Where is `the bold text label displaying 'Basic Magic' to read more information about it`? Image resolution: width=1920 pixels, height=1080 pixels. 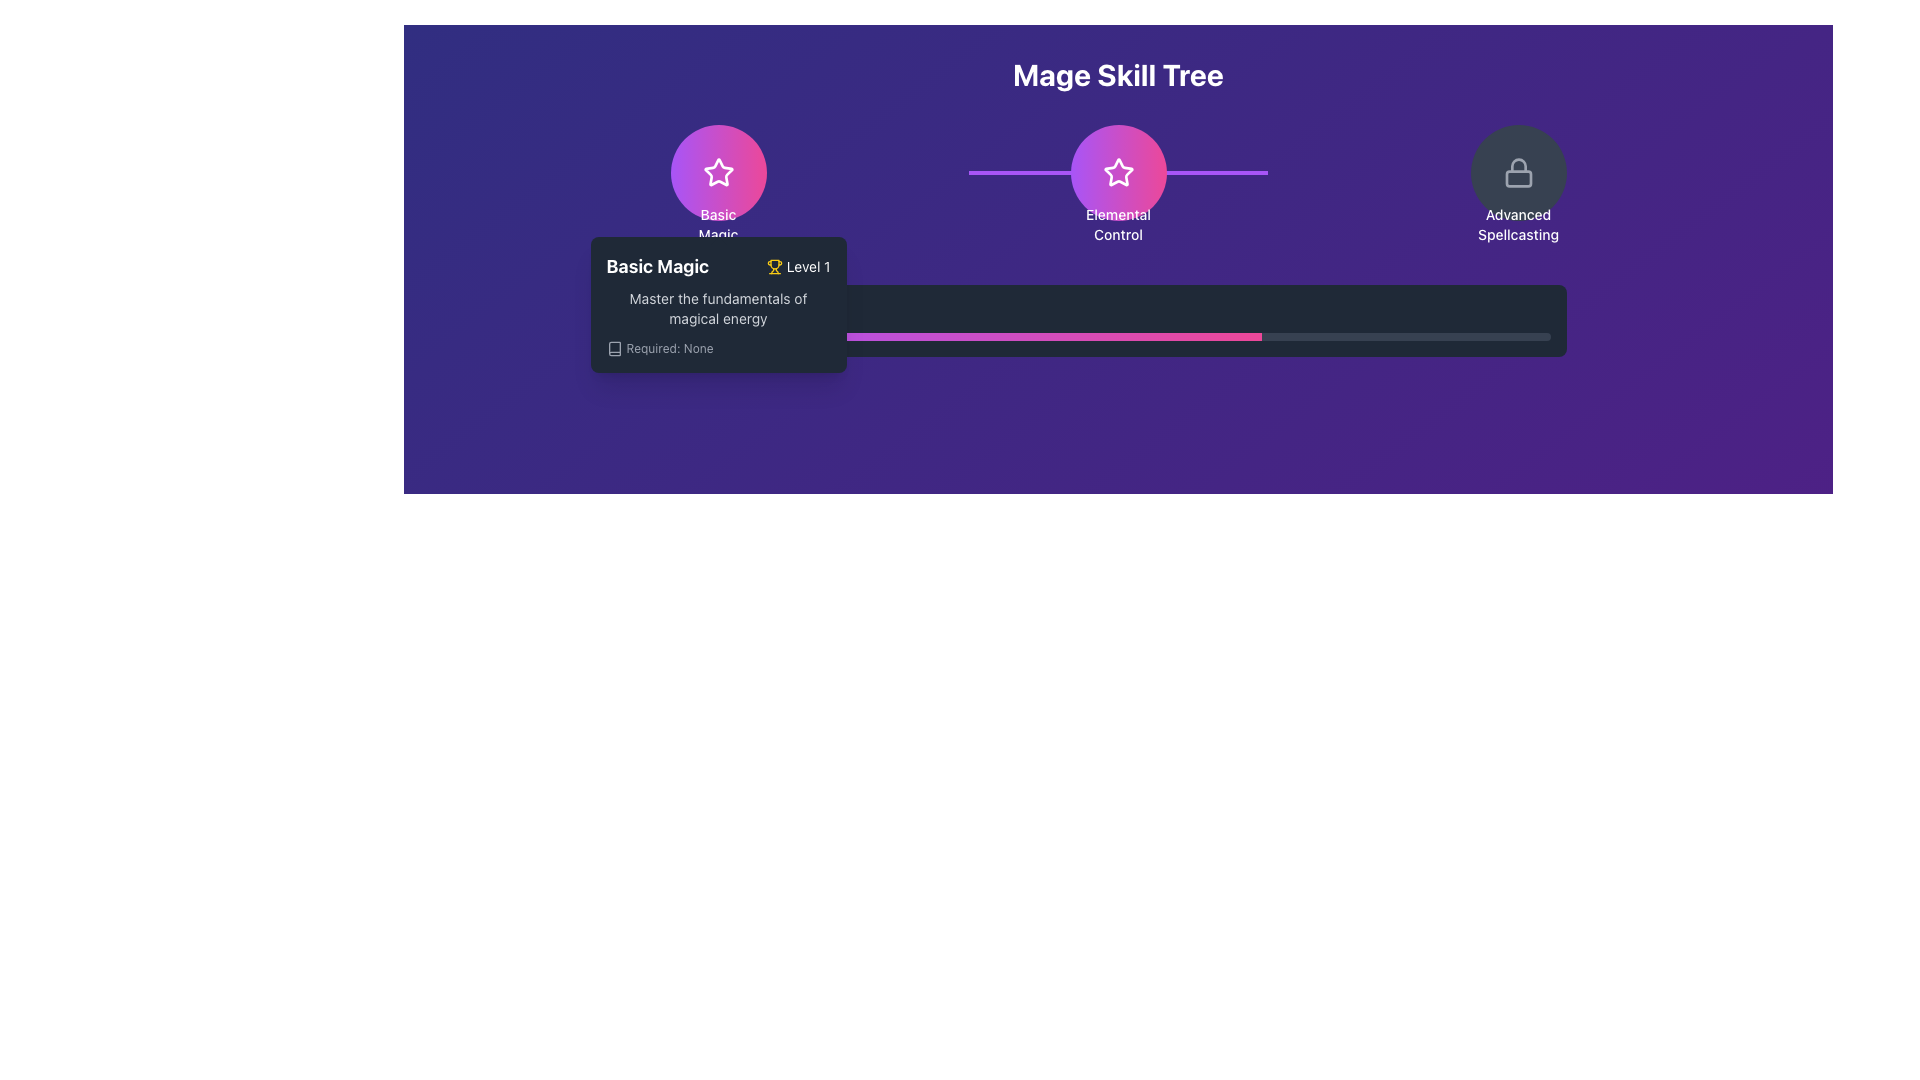
the bold text label displaying 'Basic Magic' to read more information about it is located at coordinates (657, 265).